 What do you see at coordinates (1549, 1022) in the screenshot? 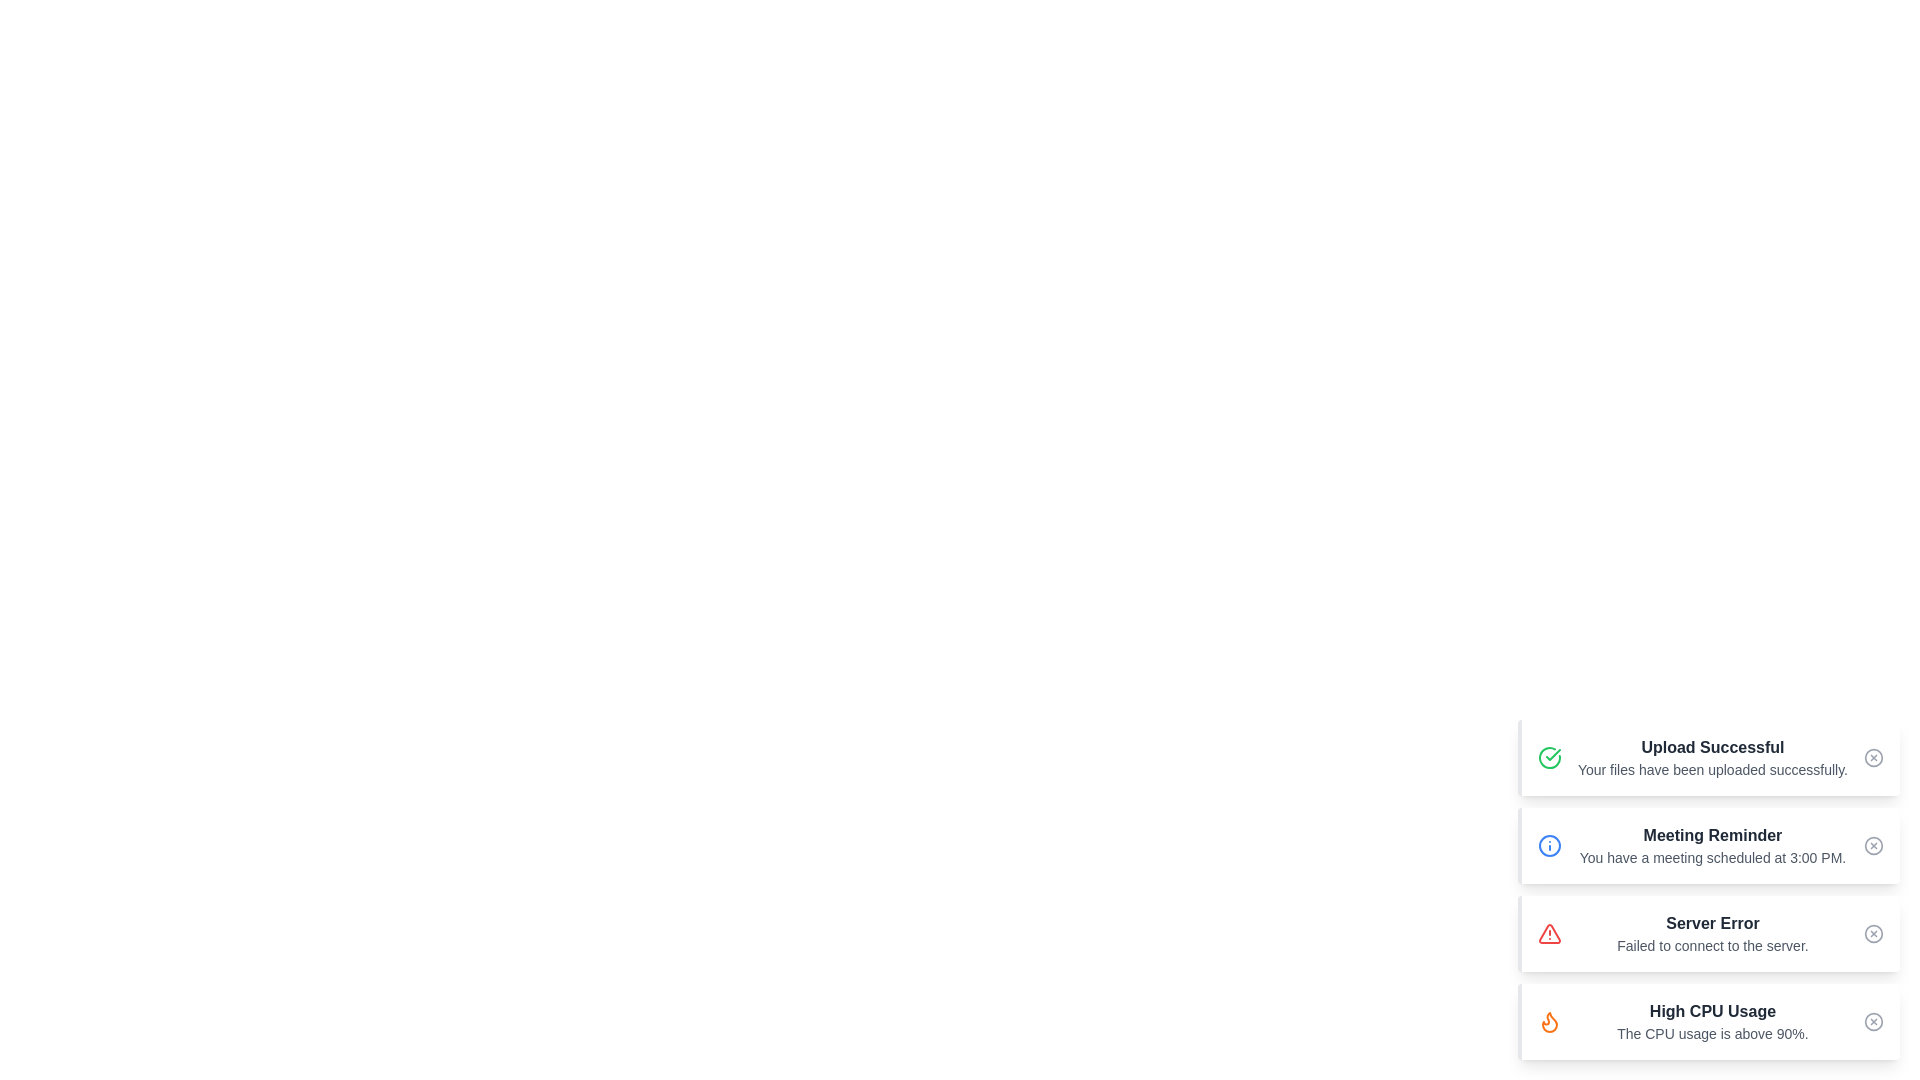
I see `the icon of the alert titled 'High CPU Usage'` at bounding box center [1549, 1022].